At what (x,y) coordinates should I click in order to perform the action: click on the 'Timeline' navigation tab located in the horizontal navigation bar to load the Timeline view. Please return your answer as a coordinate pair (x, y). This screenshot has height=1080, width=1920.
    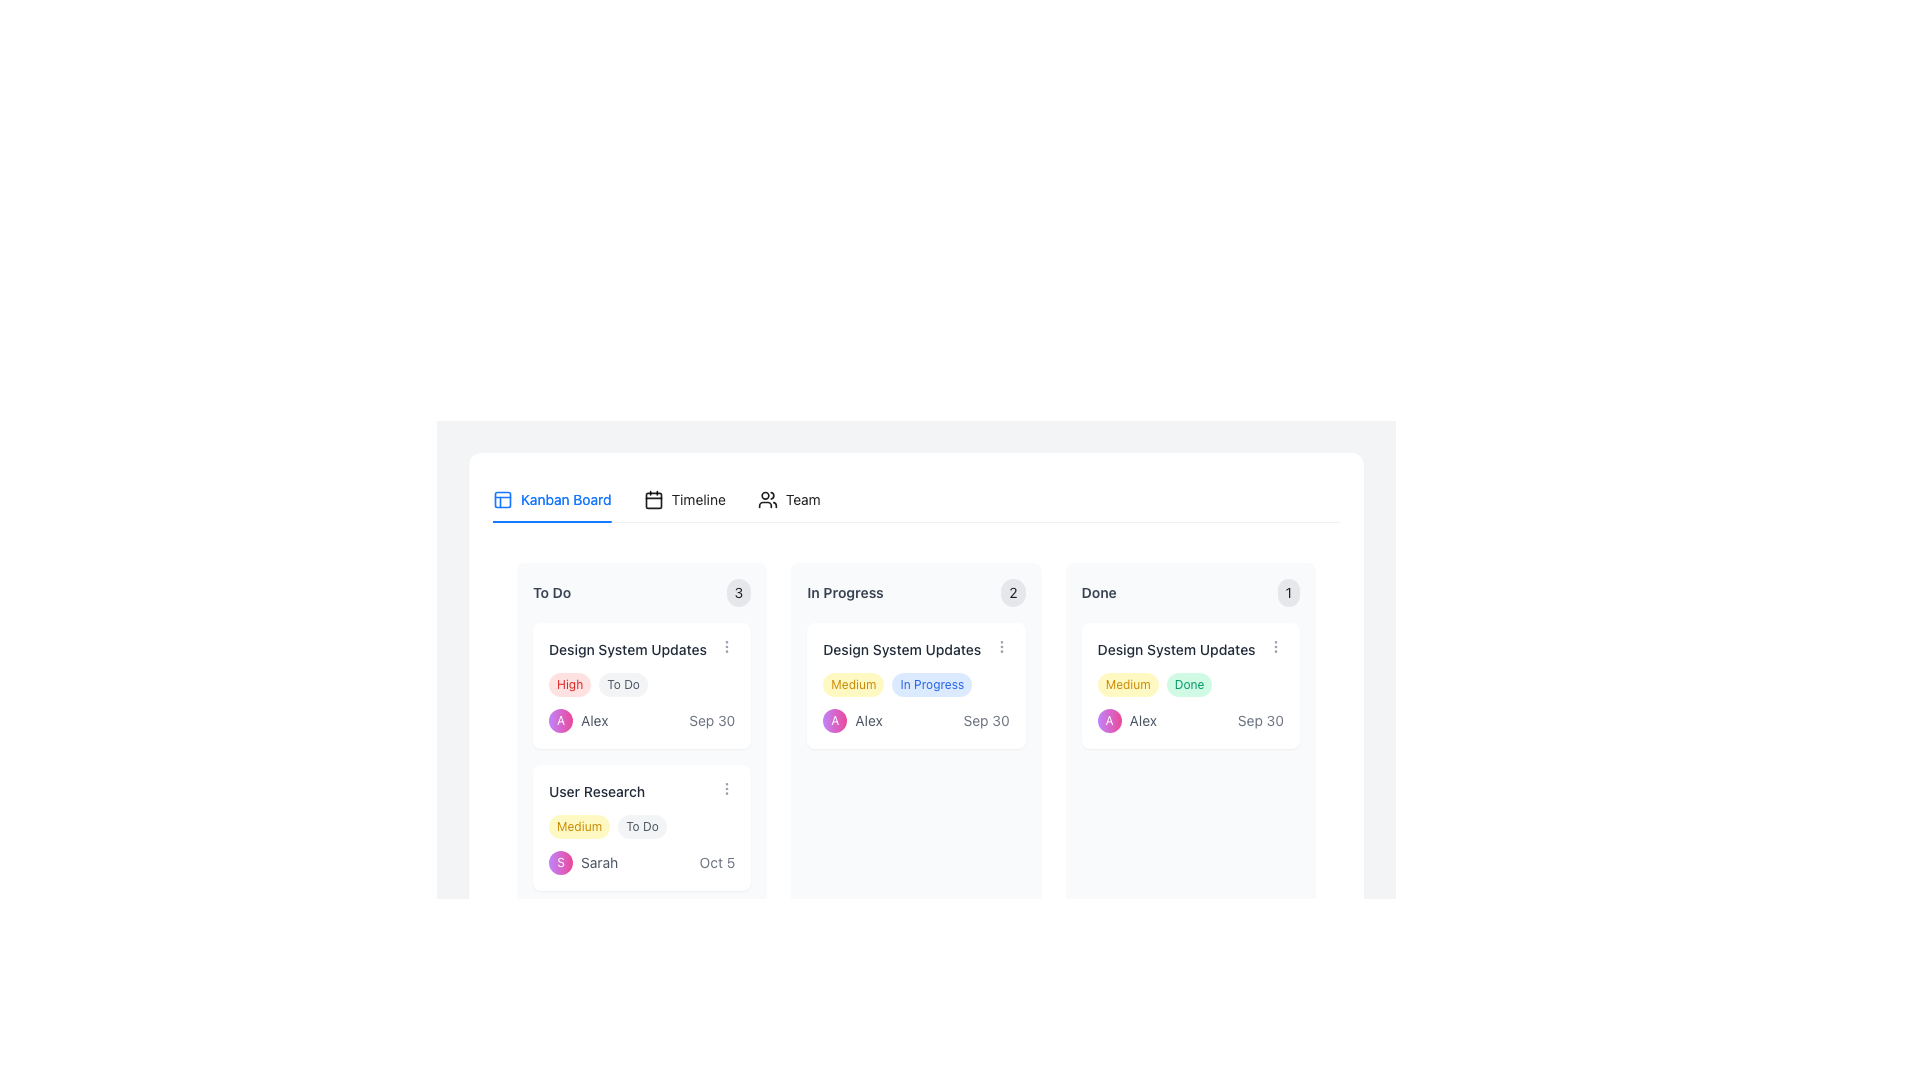
    Looking at the image, I should click on (656, 499).